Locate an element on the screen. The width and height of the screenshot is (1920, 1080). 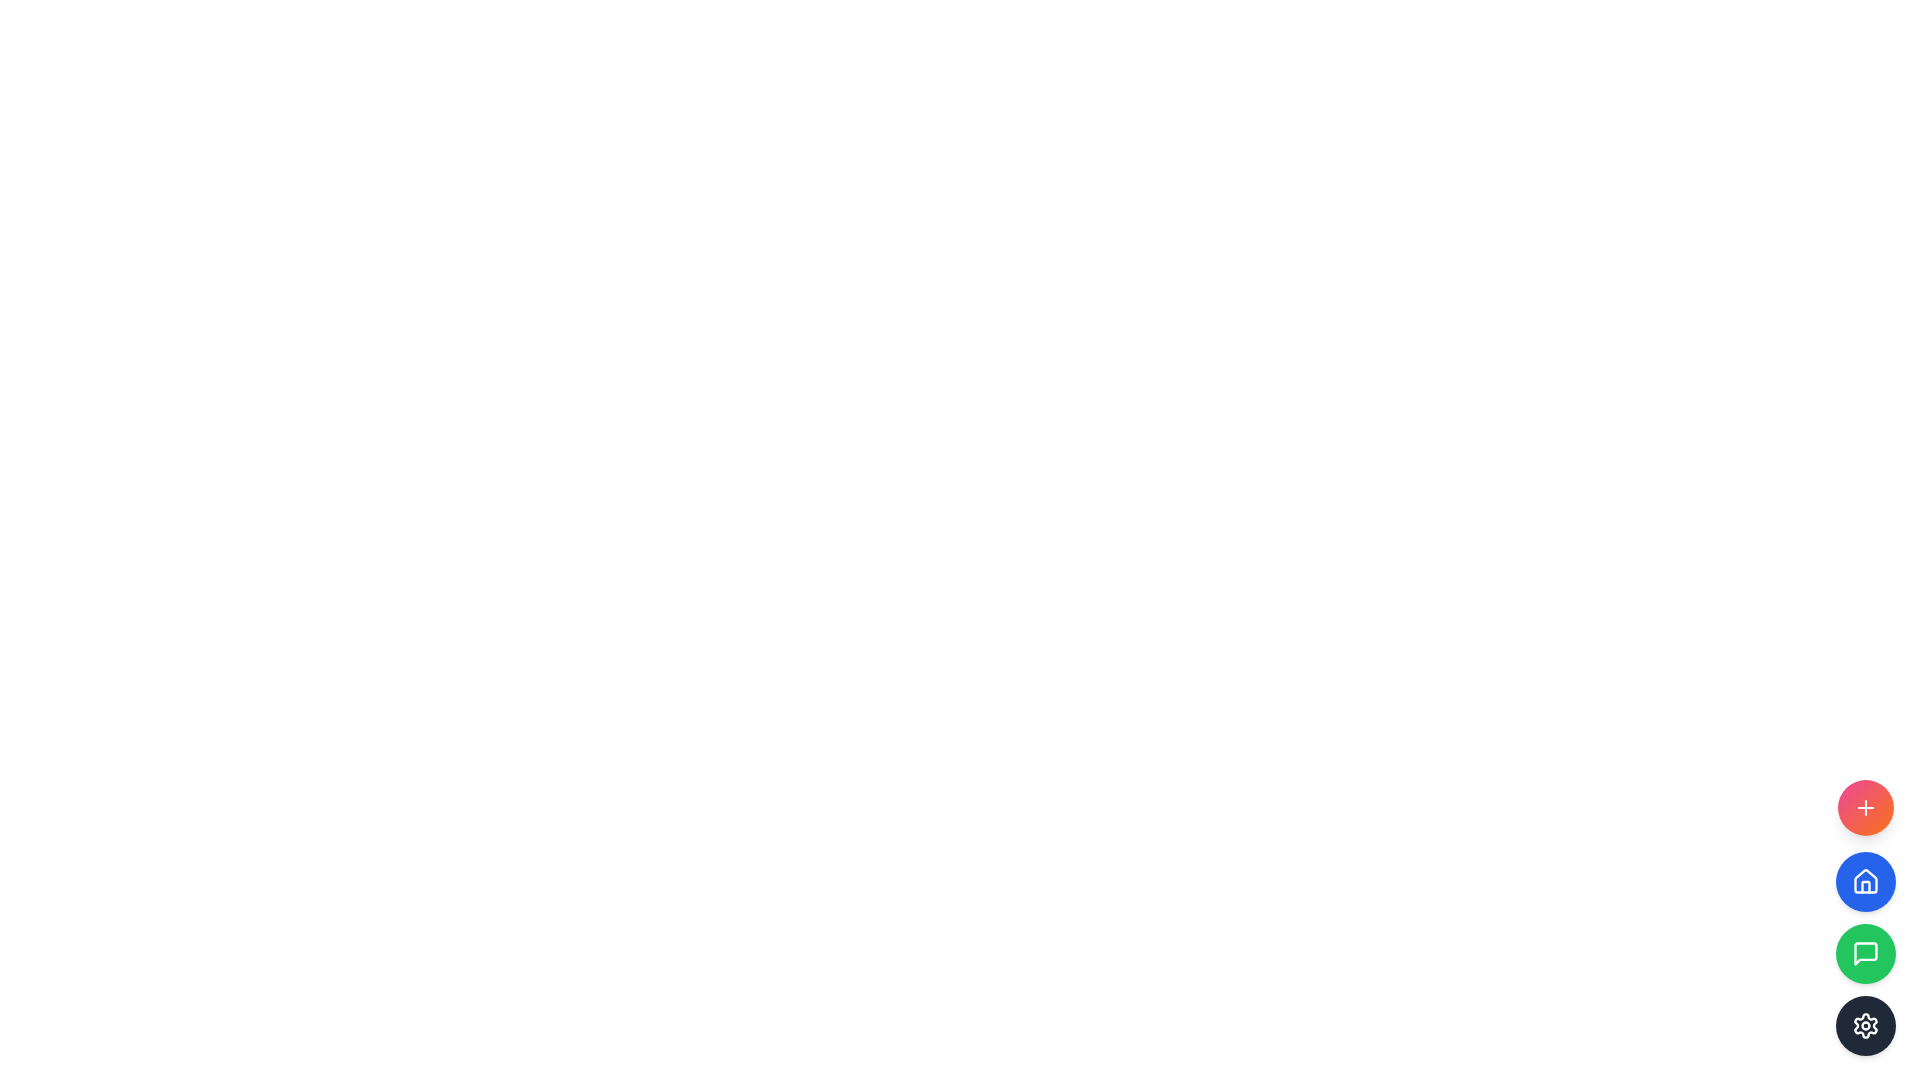
the circular green button with a speech bubble icon located in the bottom-right corner of the UI is located at coordinates (1865, 918).